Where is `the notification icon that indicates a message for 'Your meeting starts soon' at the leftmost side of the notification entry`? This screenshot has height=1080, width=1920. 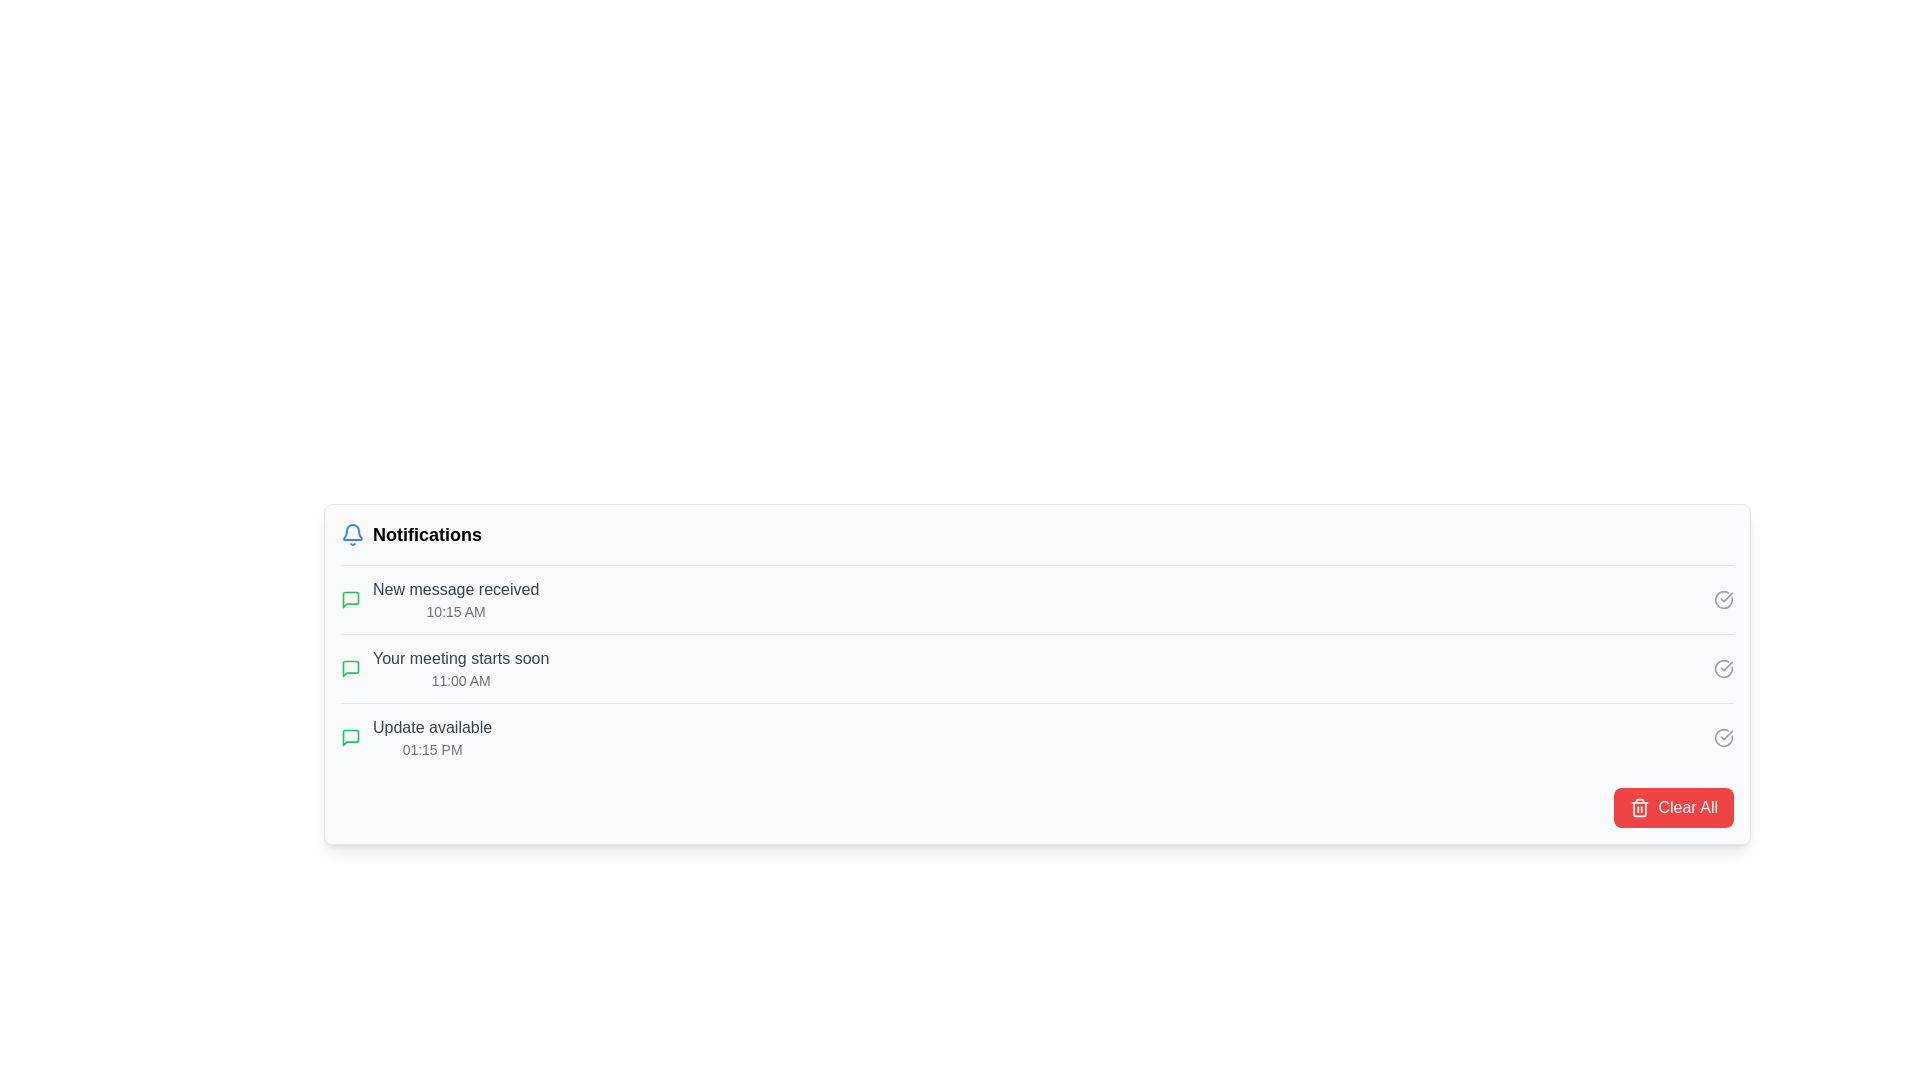 the notification icon that indicates a message for 'Your meeting starts soon' at the leftmost side of the notification entry is located at coordinates (350, 668).